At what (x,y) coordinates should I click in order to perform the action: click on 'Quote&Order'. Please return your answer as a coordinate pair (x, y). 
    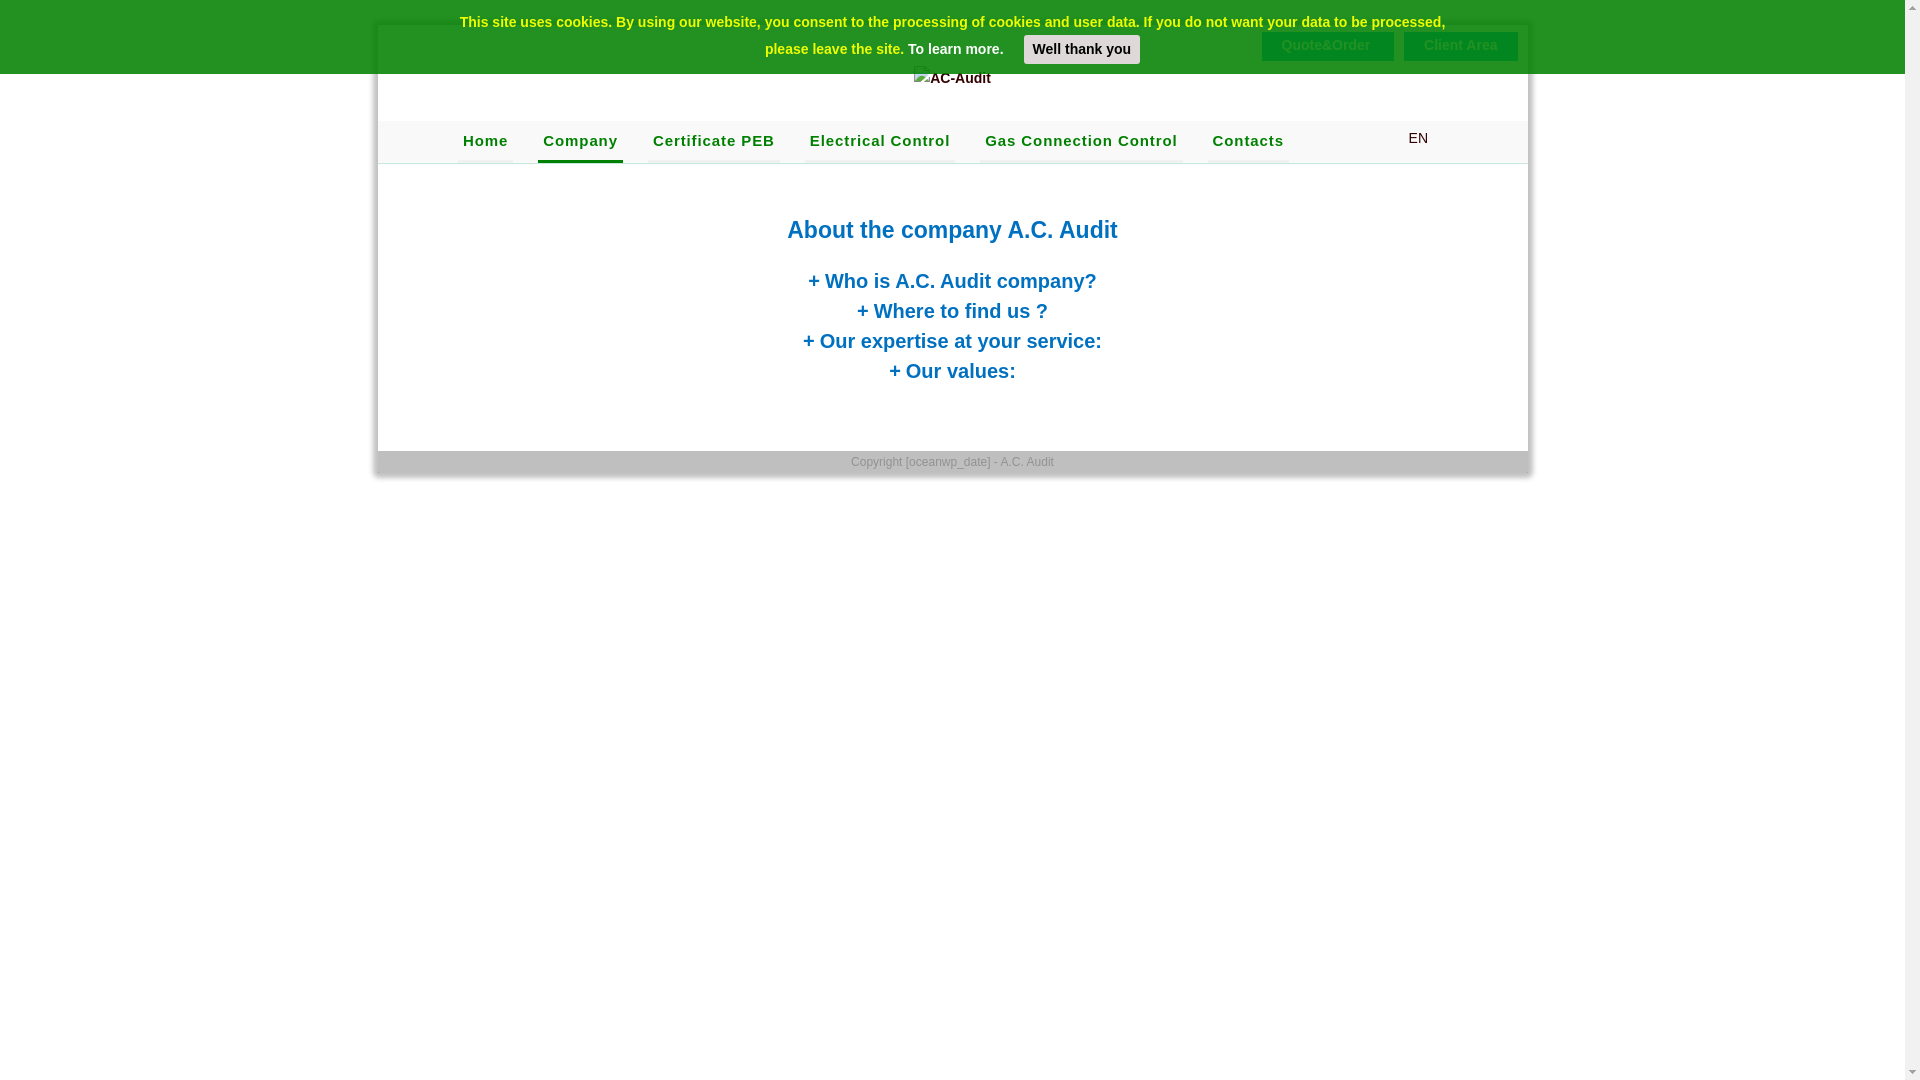
    Looking at the image, I should click on (1333, 45).